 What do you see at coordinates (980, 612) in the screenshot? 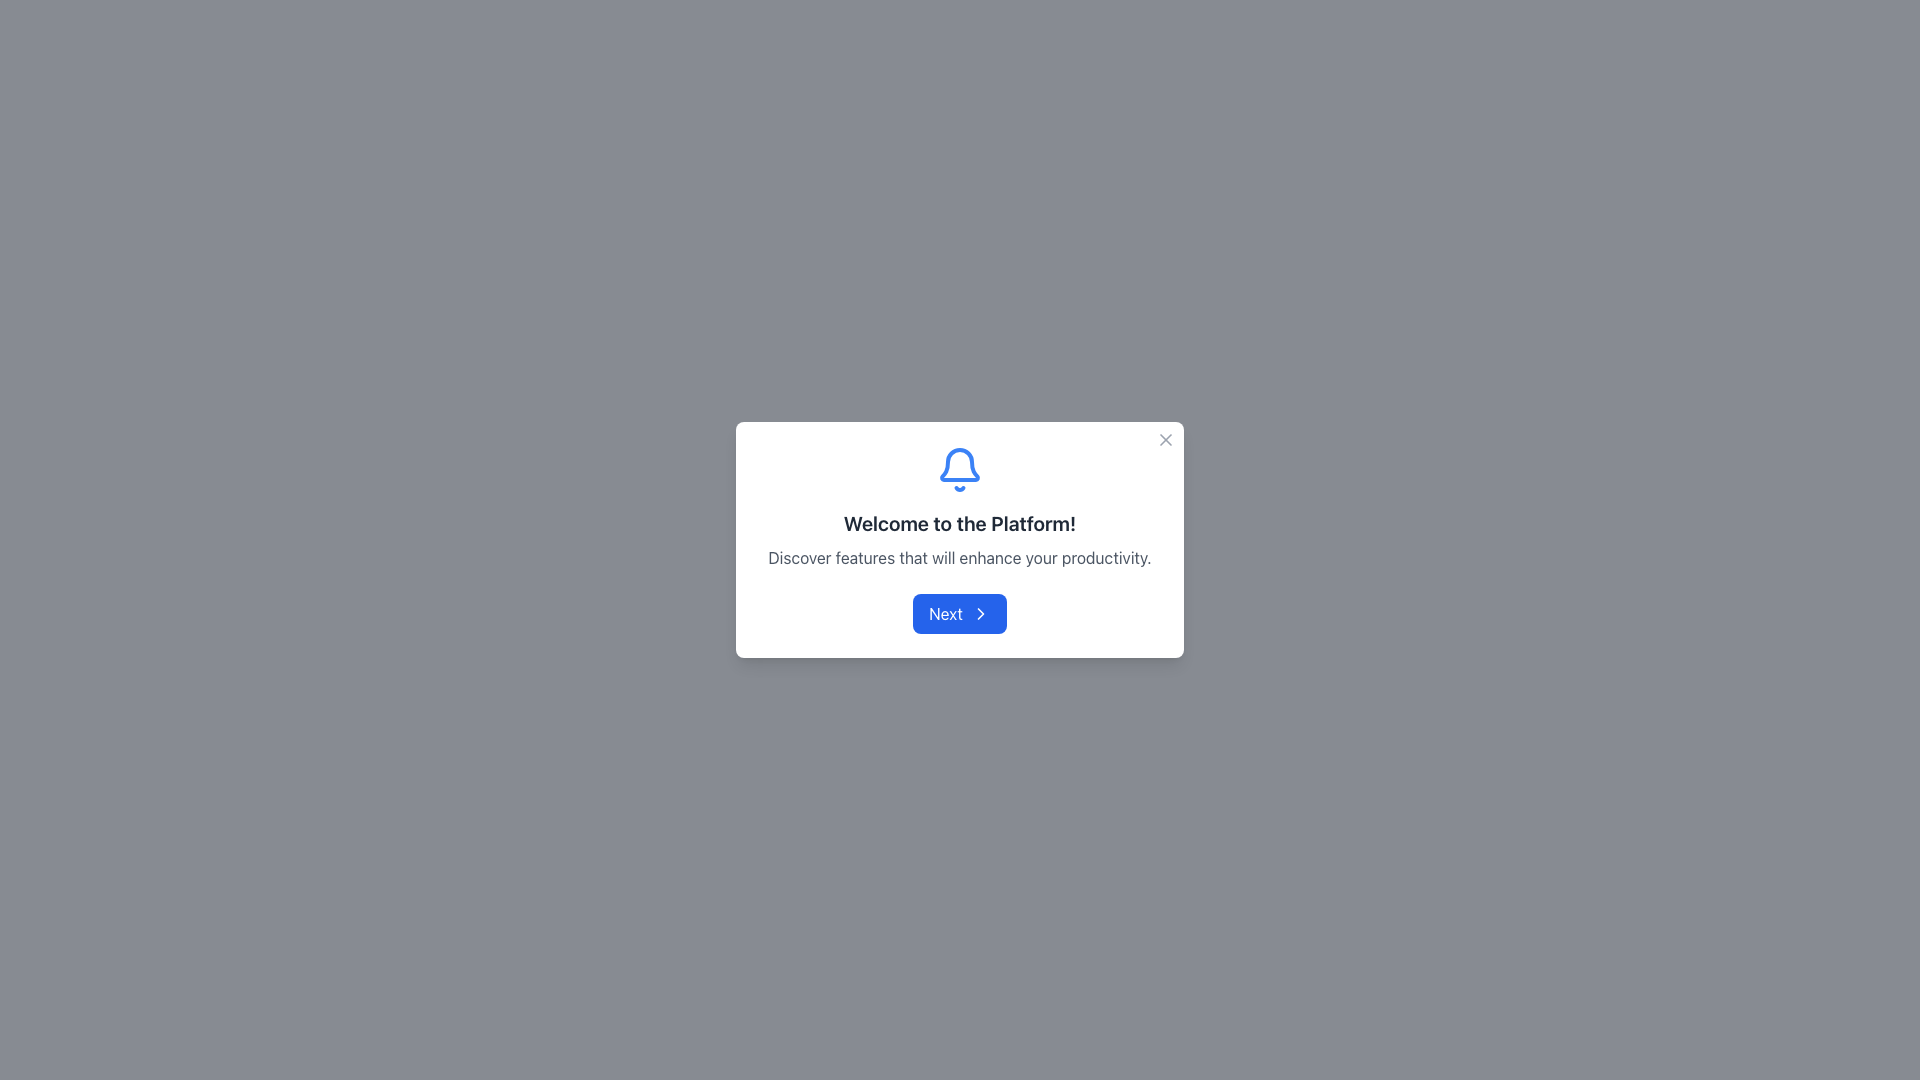
I see `the rightward-pointing chevron icon inside the blue 'Next' button` at bounding box center [980, 612].